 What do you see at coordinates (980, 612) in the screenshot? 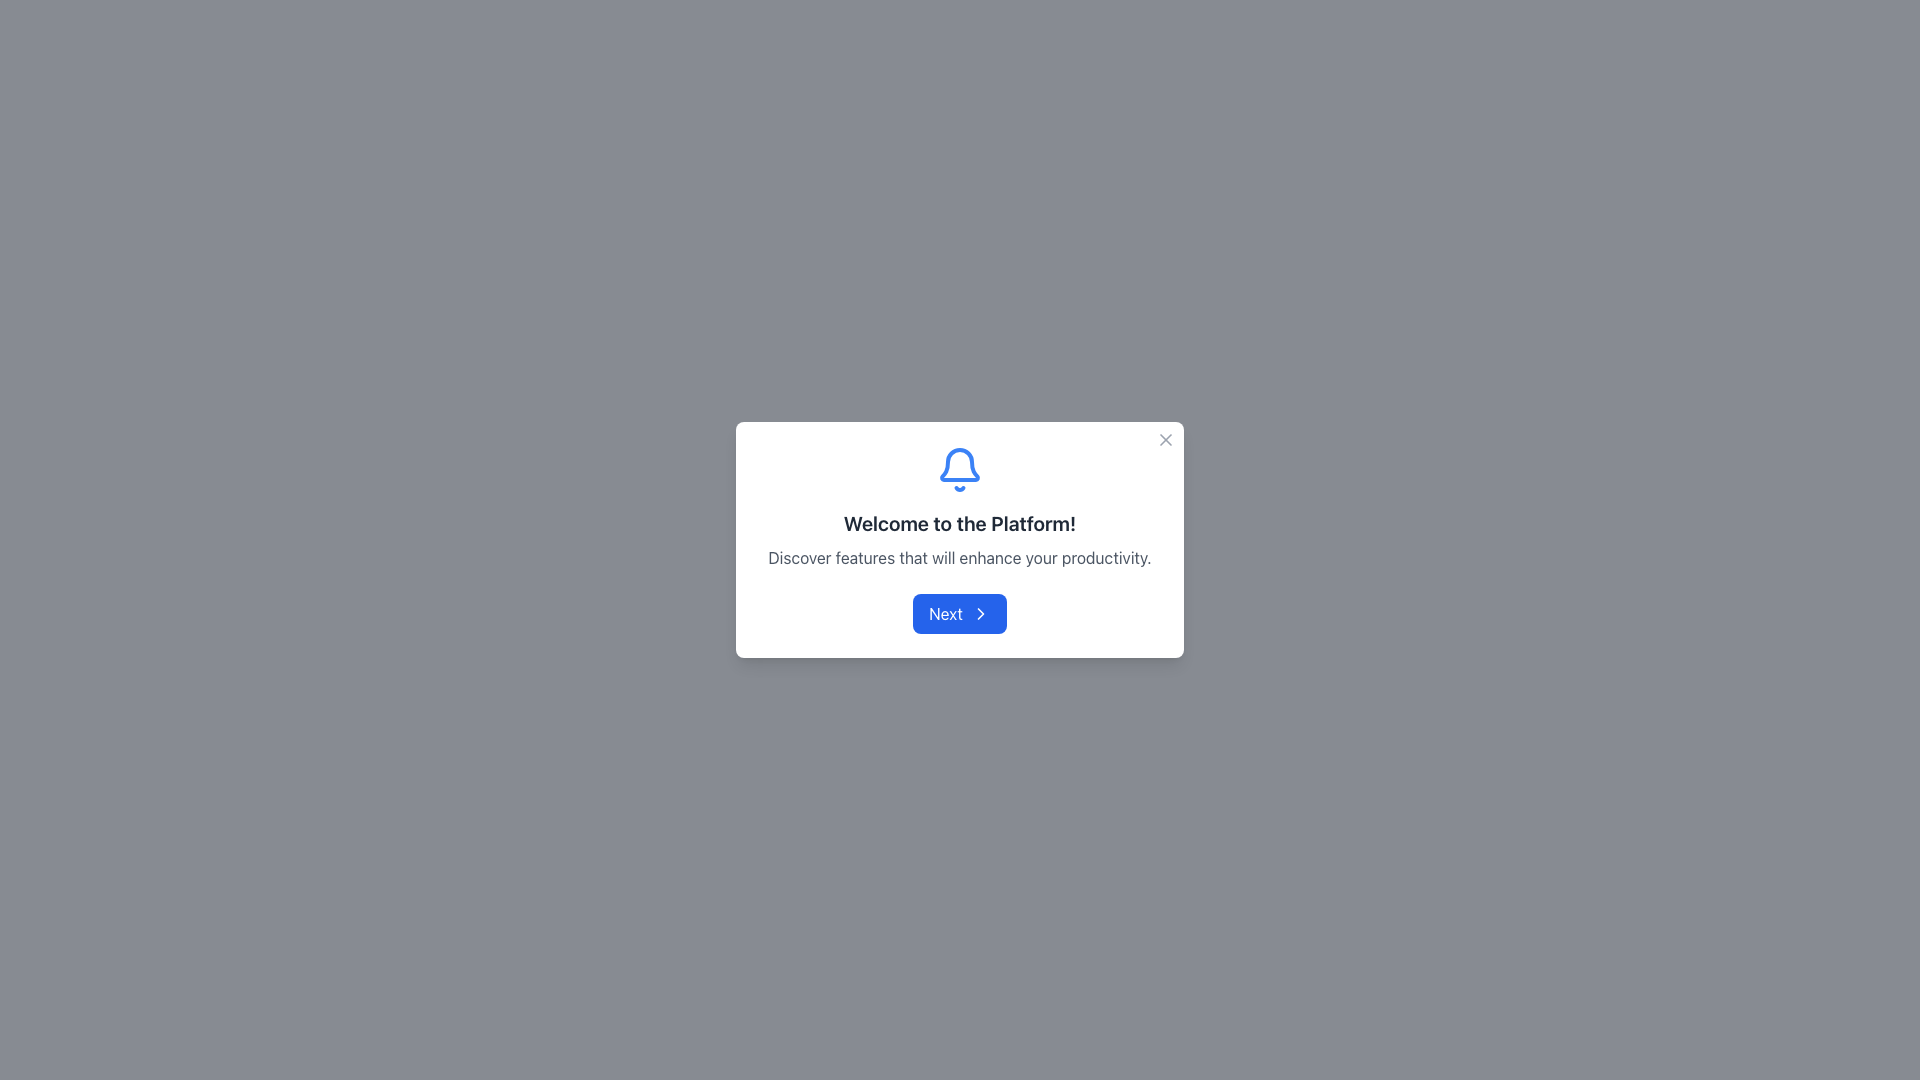
I see `the rightward-pointing chevron icon inside the blue 'Next' button` at bounding box center [980, 612].